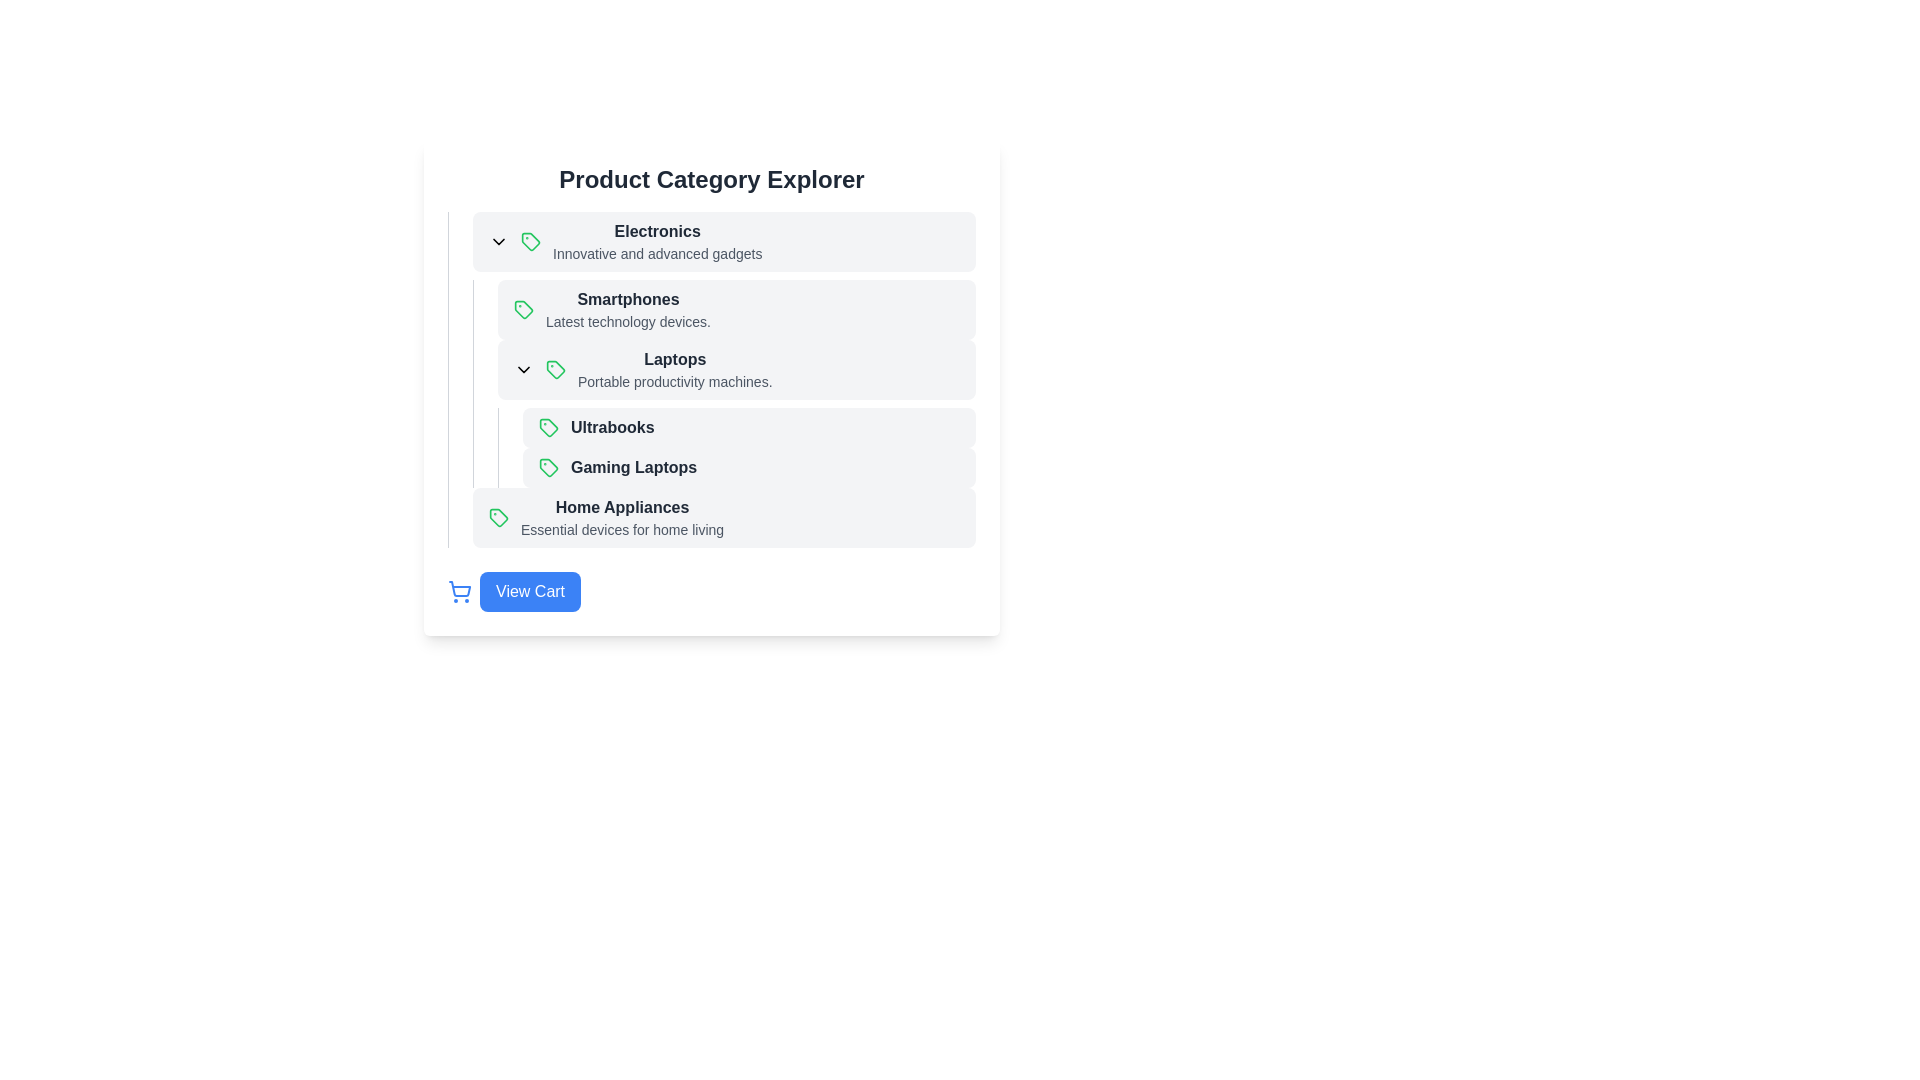  I want to click on the first selectable option in the 'Product Category Explorer' section under the 'Laptops' category, so click(748, 427).